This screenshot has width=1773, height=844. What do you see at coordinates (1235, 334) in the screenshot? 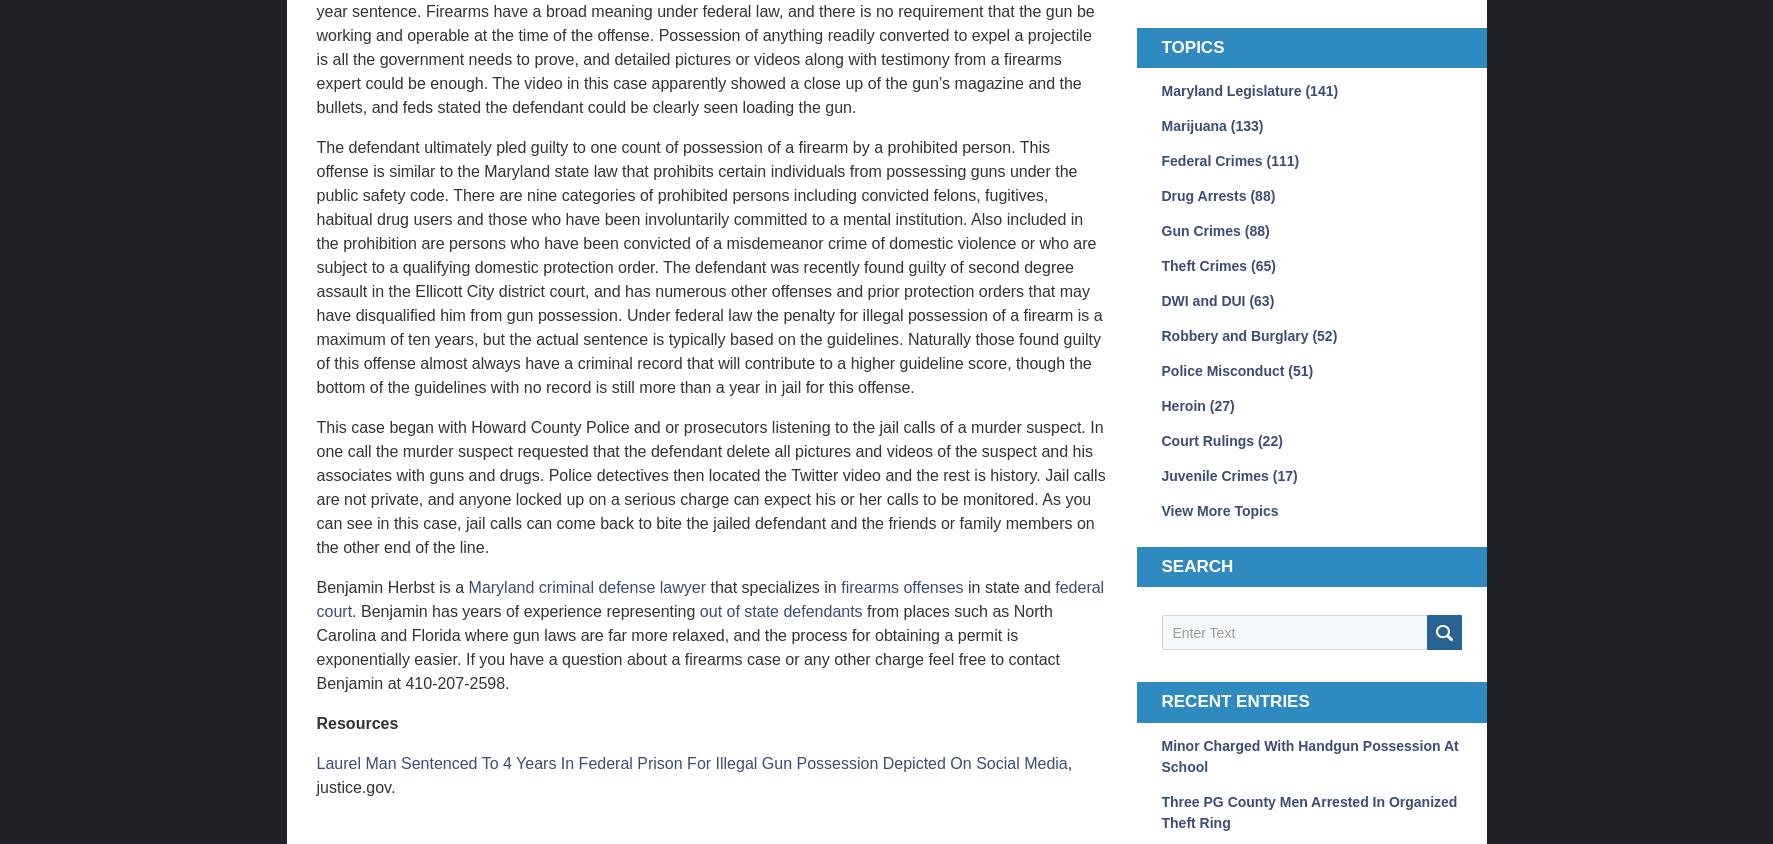
I see `'Robbery and Burglary'` at bounding box center [1235, 334].